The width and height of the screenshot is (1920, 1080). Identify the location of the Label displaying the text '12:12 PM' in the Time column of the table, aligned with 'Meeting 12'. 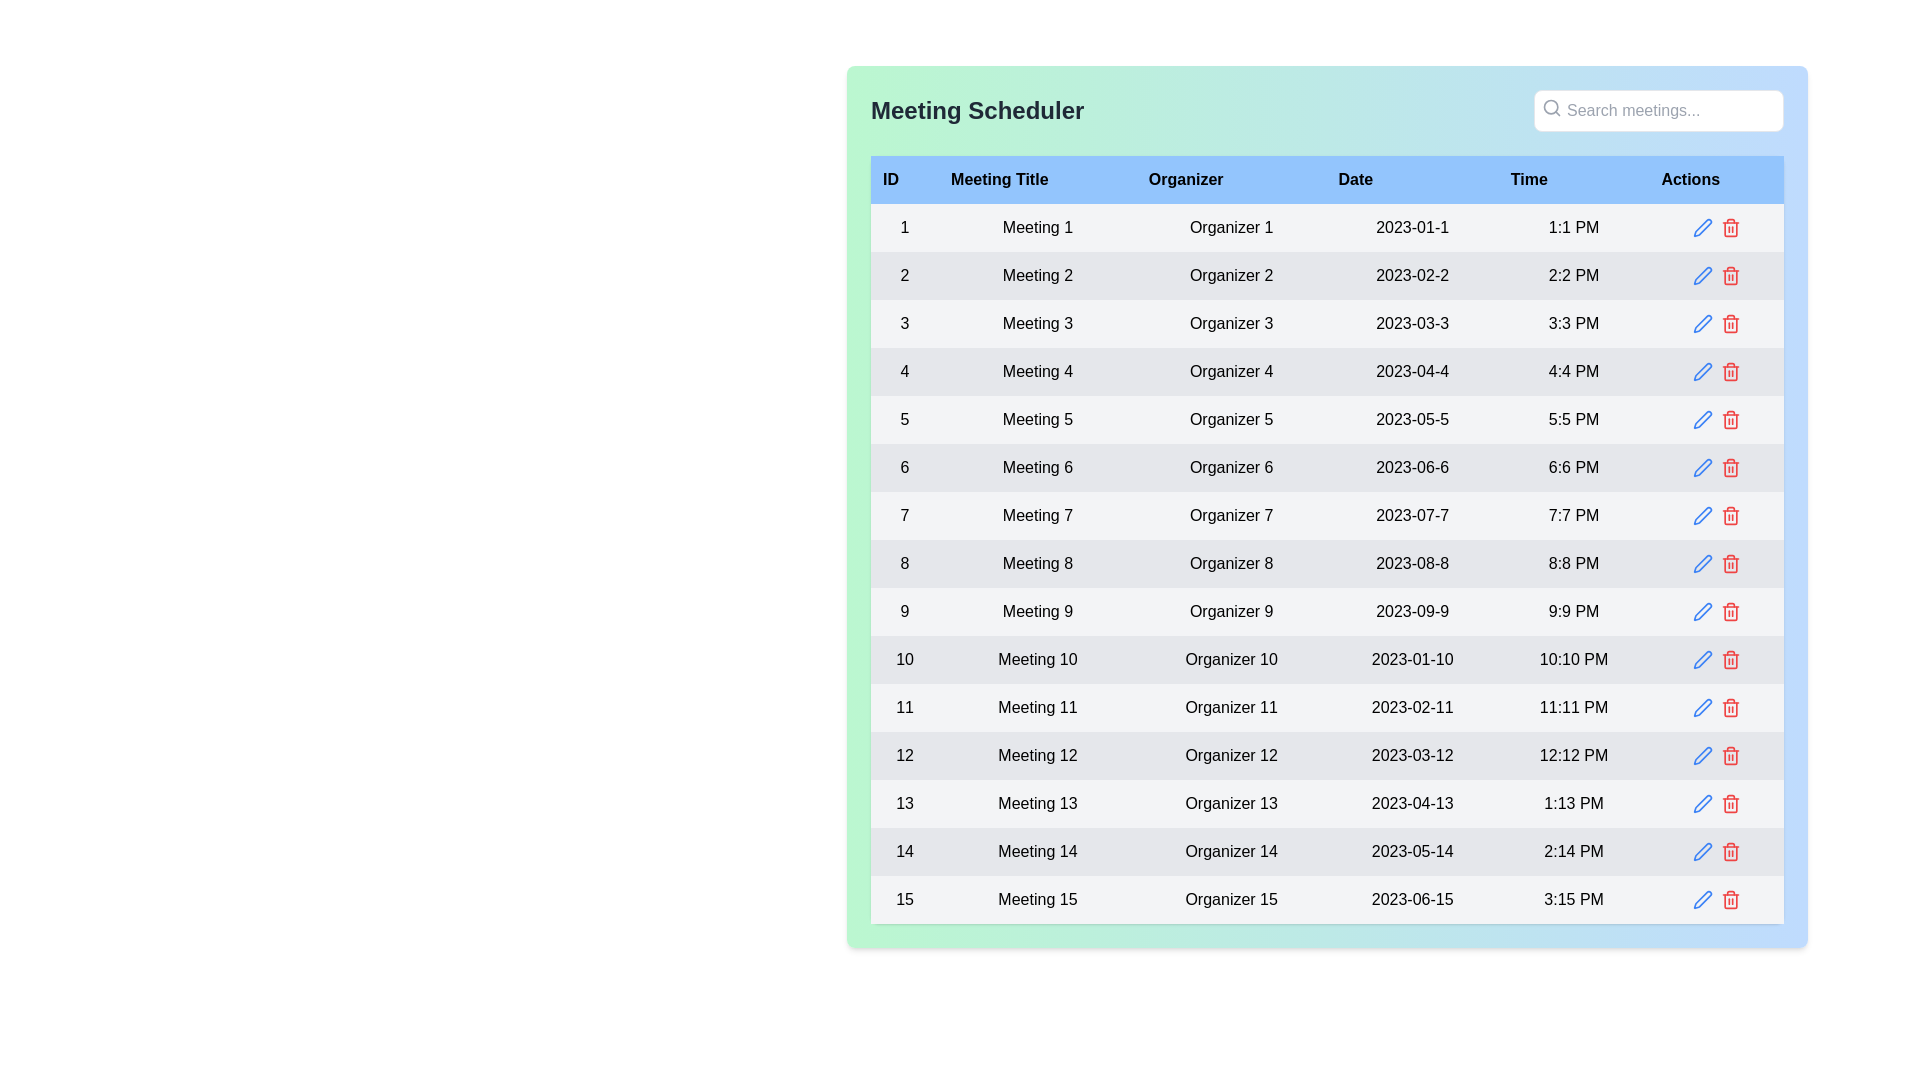
(1573, 756).